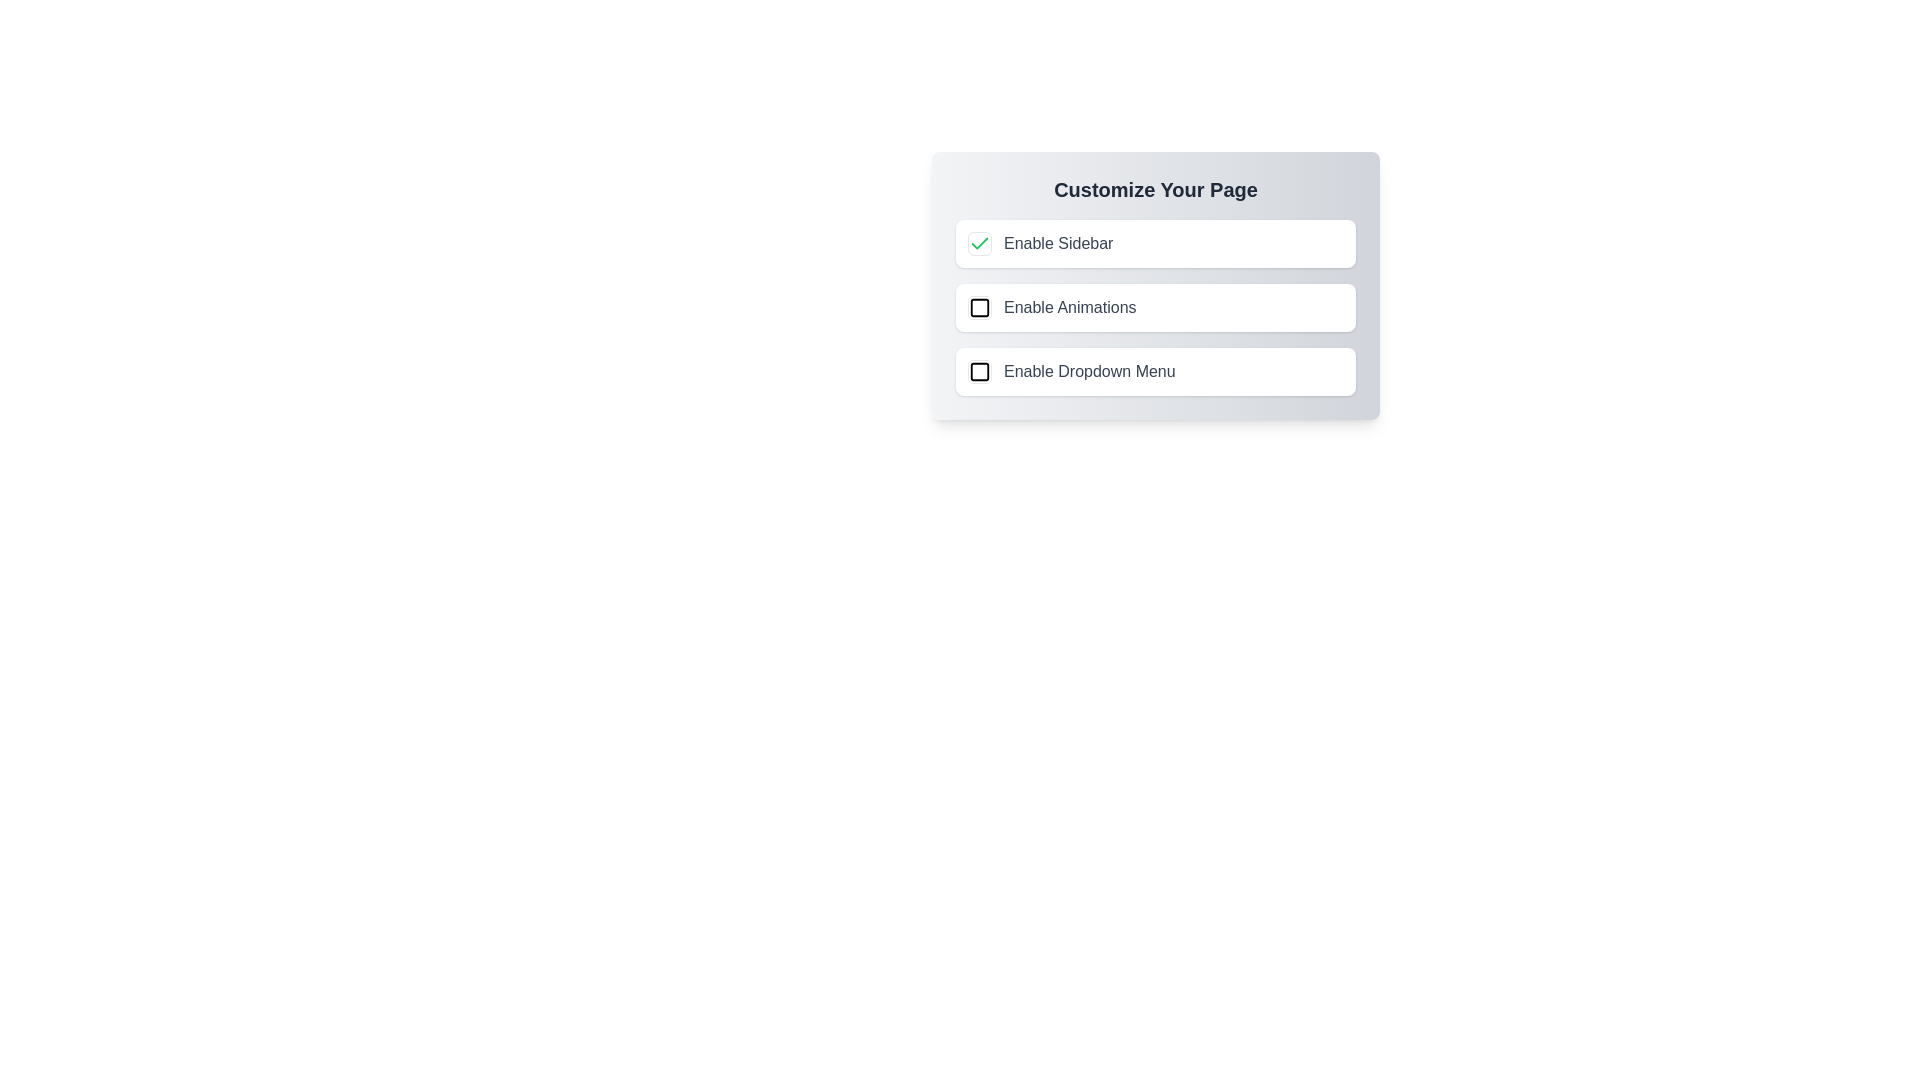 The width and height of the screenshot is (1920, 1080). Describe the element at coordinates (1156, 371) in the screenshot. I see `the checkbox labeled as the third option in the settings list under 'Customize Your Page'` at that location.